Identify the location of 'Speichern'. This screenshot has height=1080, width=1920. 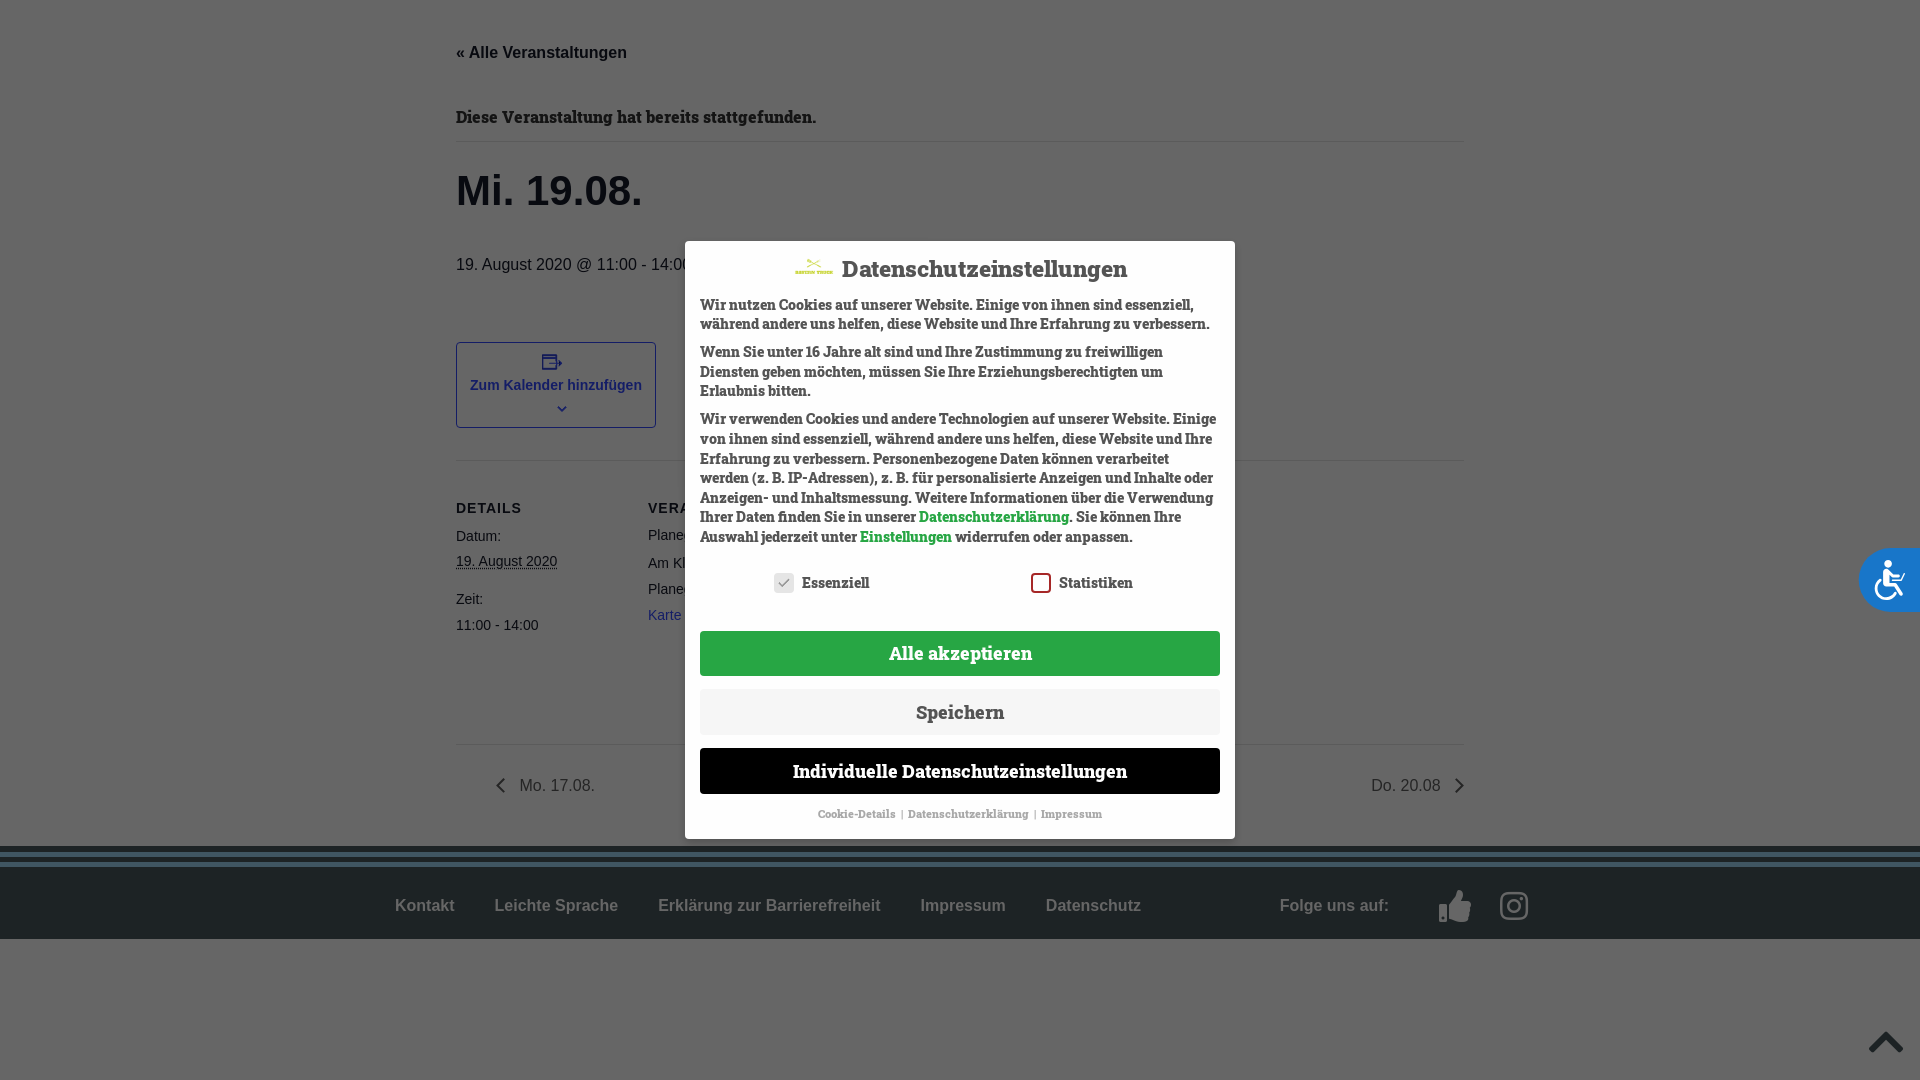
(960, 711).